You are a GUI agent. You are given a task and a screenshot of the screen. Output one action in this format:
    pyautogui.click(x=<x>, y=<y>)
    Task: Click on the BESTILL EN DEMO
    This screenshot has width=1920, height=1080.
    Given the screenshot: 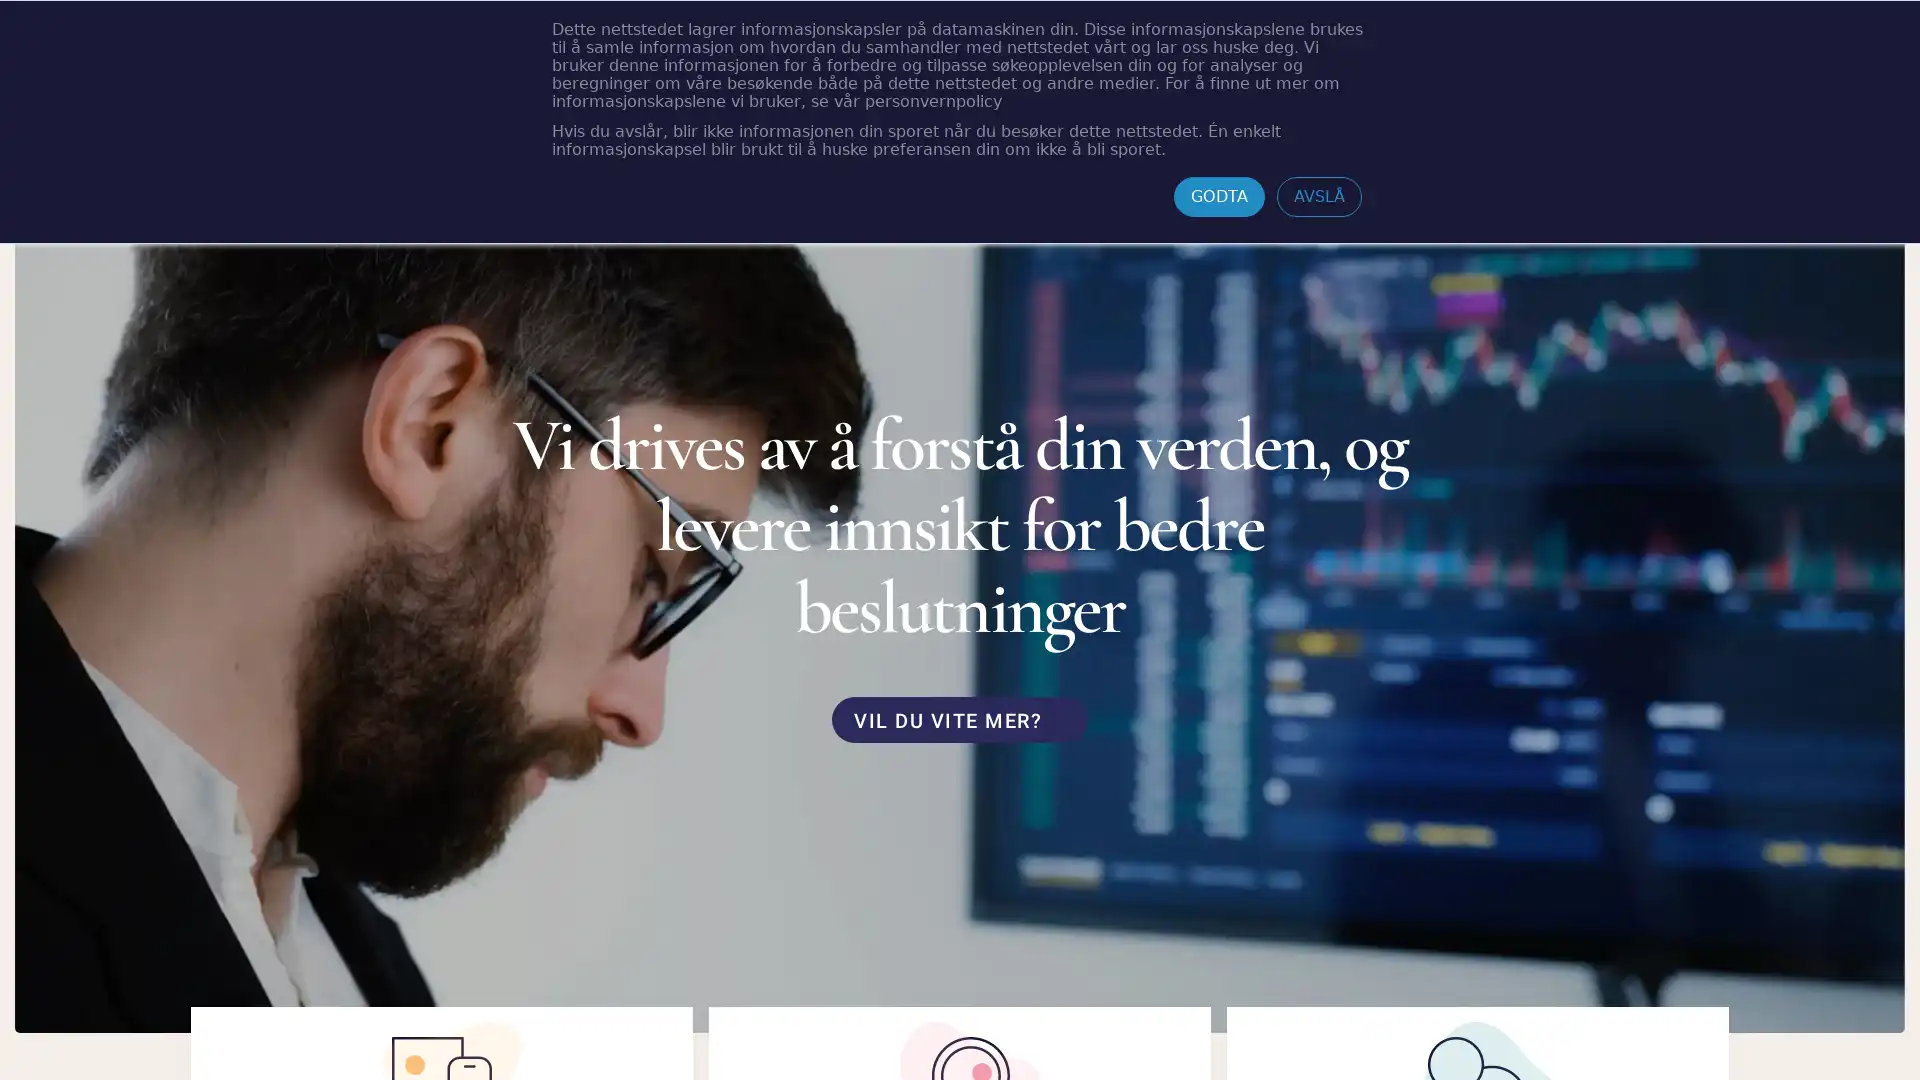 What is the action you would take?
    pyautogui.click(x=1603, y=48)
    